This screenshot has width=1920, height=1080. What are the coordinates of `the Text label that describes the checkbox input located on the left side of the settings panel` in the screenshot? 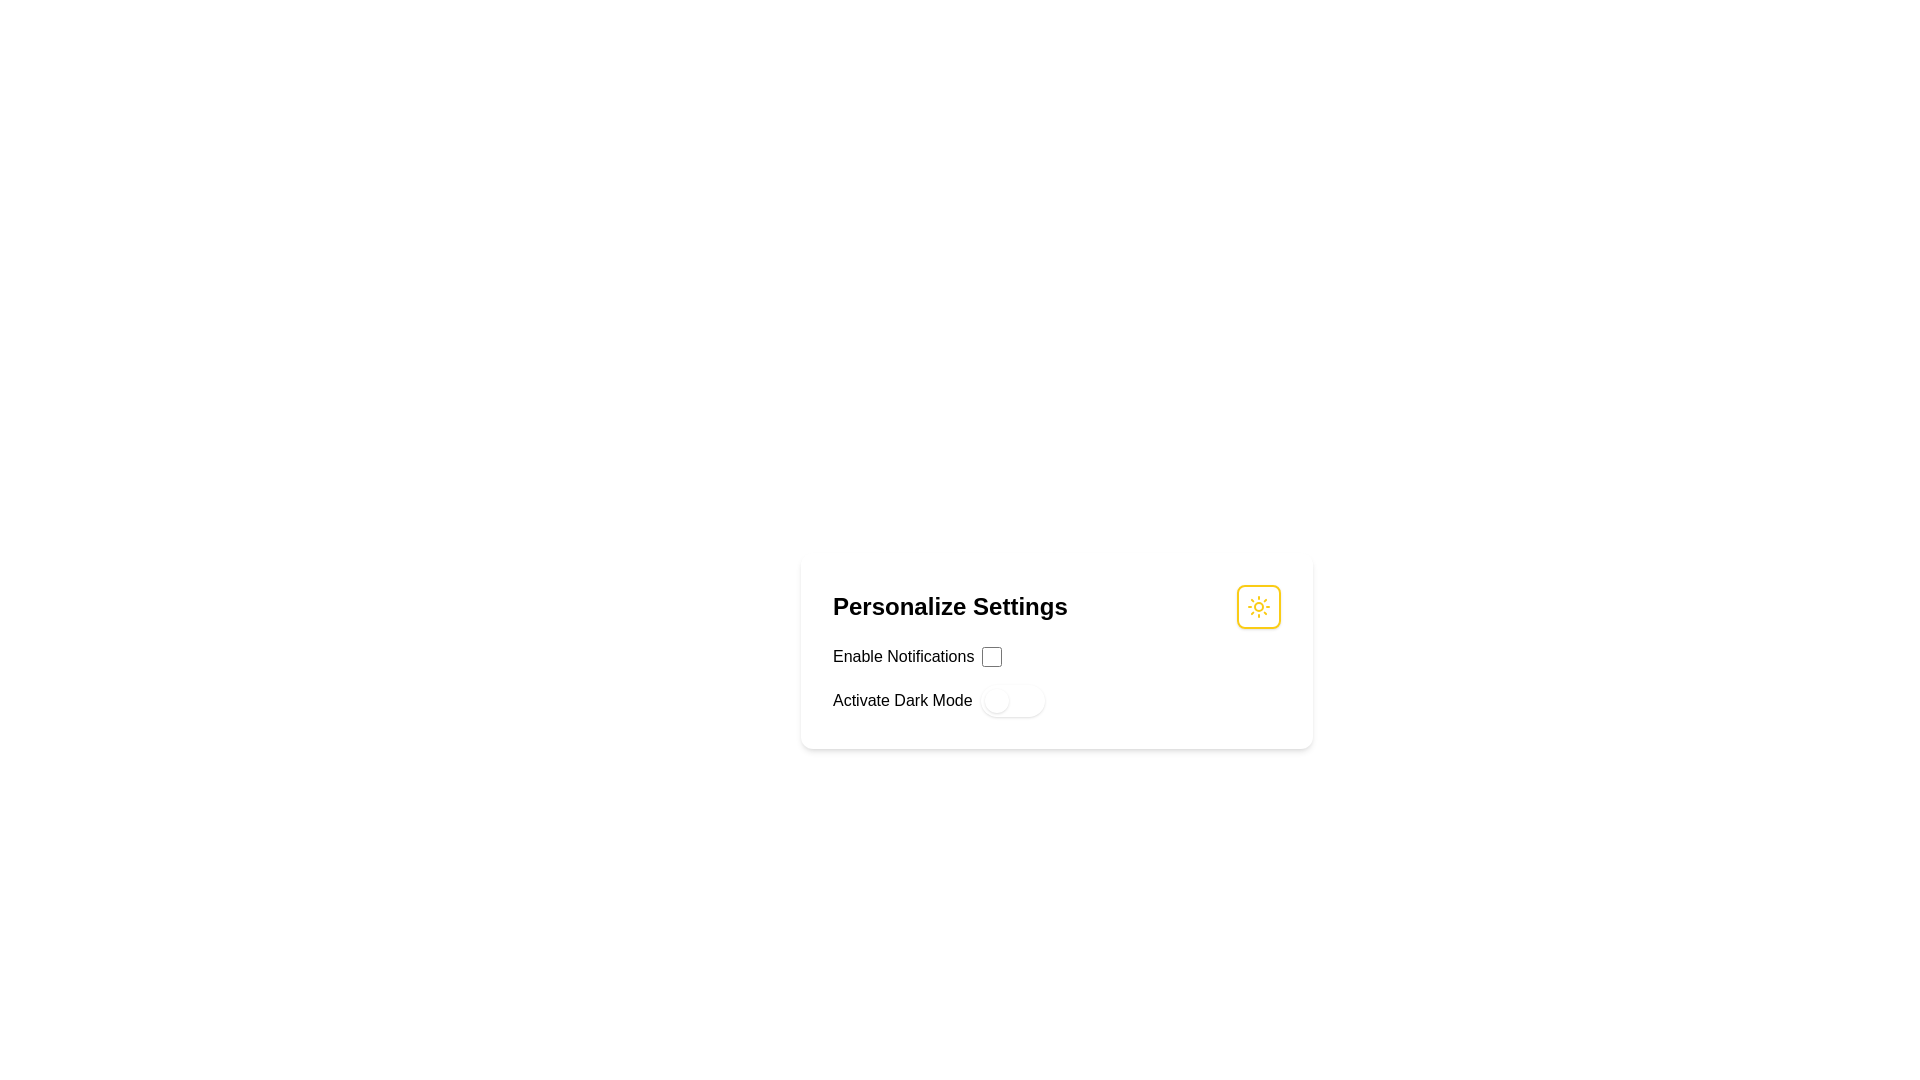 It's located at (902, 656).